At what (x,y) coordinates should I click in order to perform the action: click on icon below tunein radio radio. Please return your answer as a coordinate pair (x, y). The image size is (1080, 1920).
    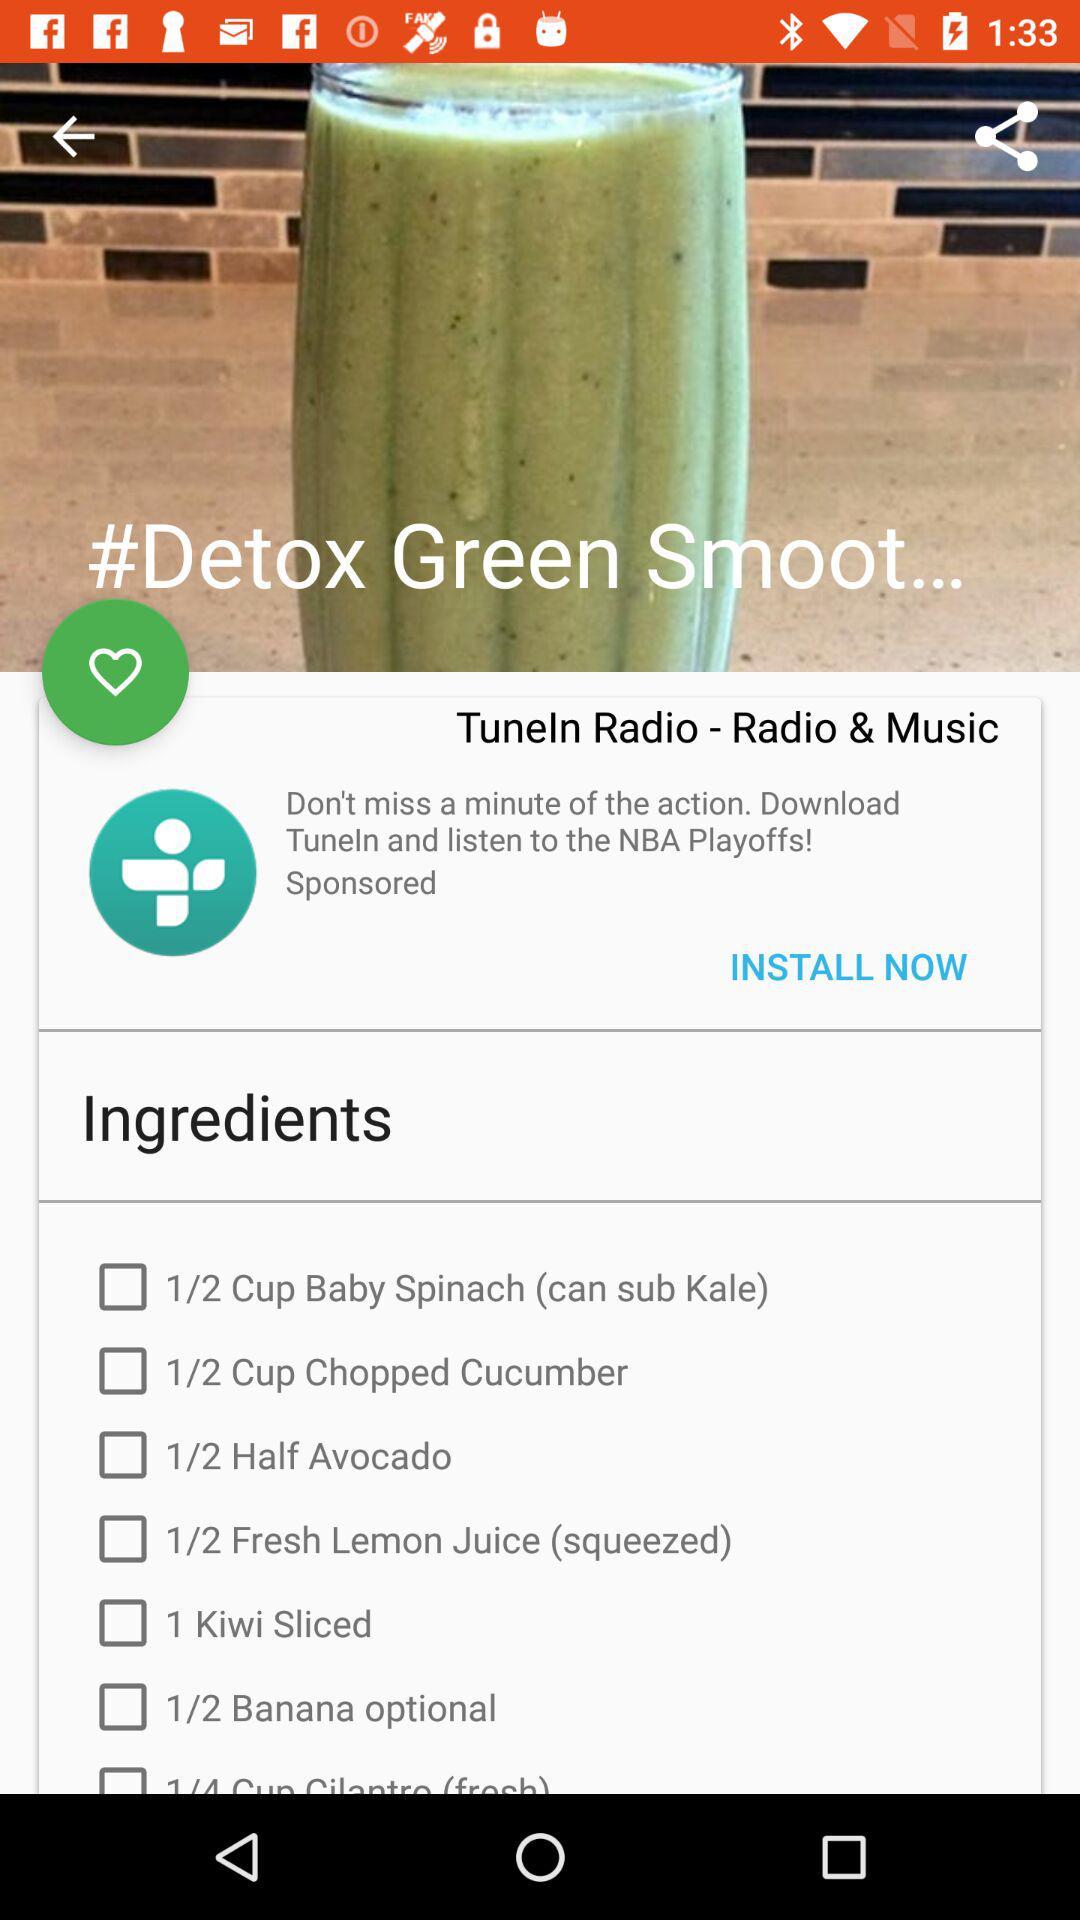
    Looking at the image, I should click on (631, 820).